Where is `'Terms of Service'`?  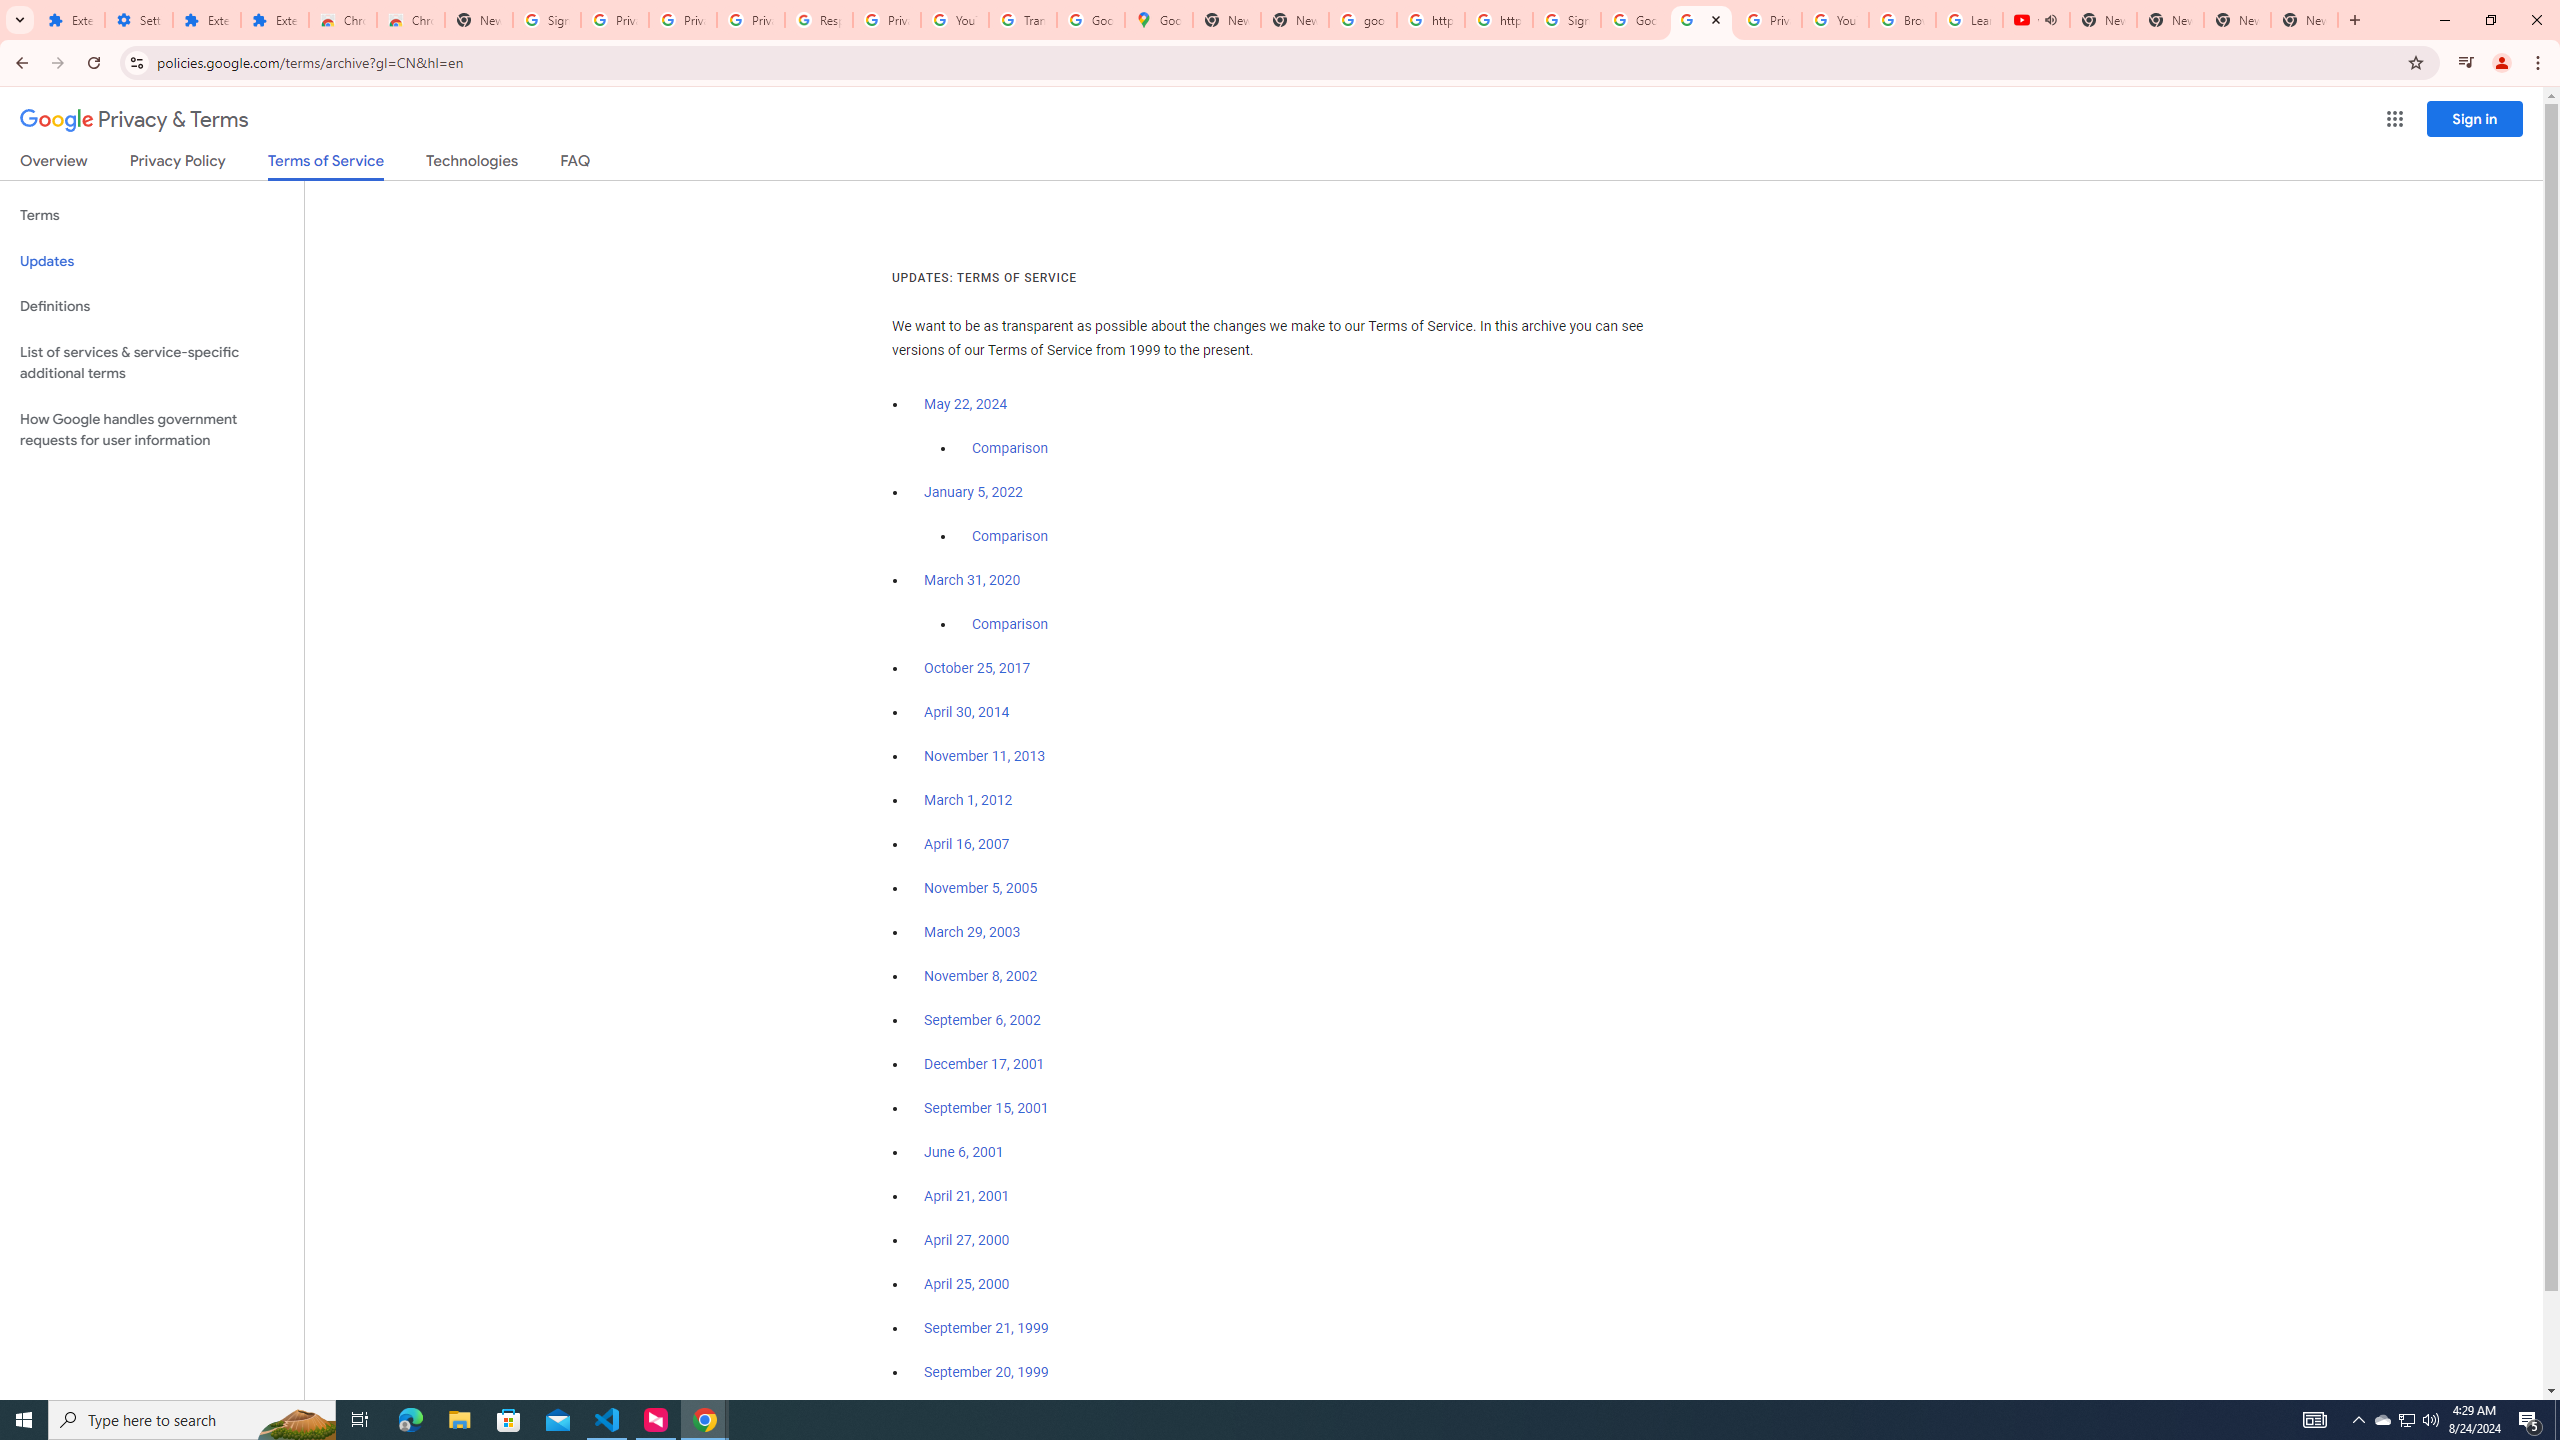
'Terms of Service' is located at coordinates (325, 165).